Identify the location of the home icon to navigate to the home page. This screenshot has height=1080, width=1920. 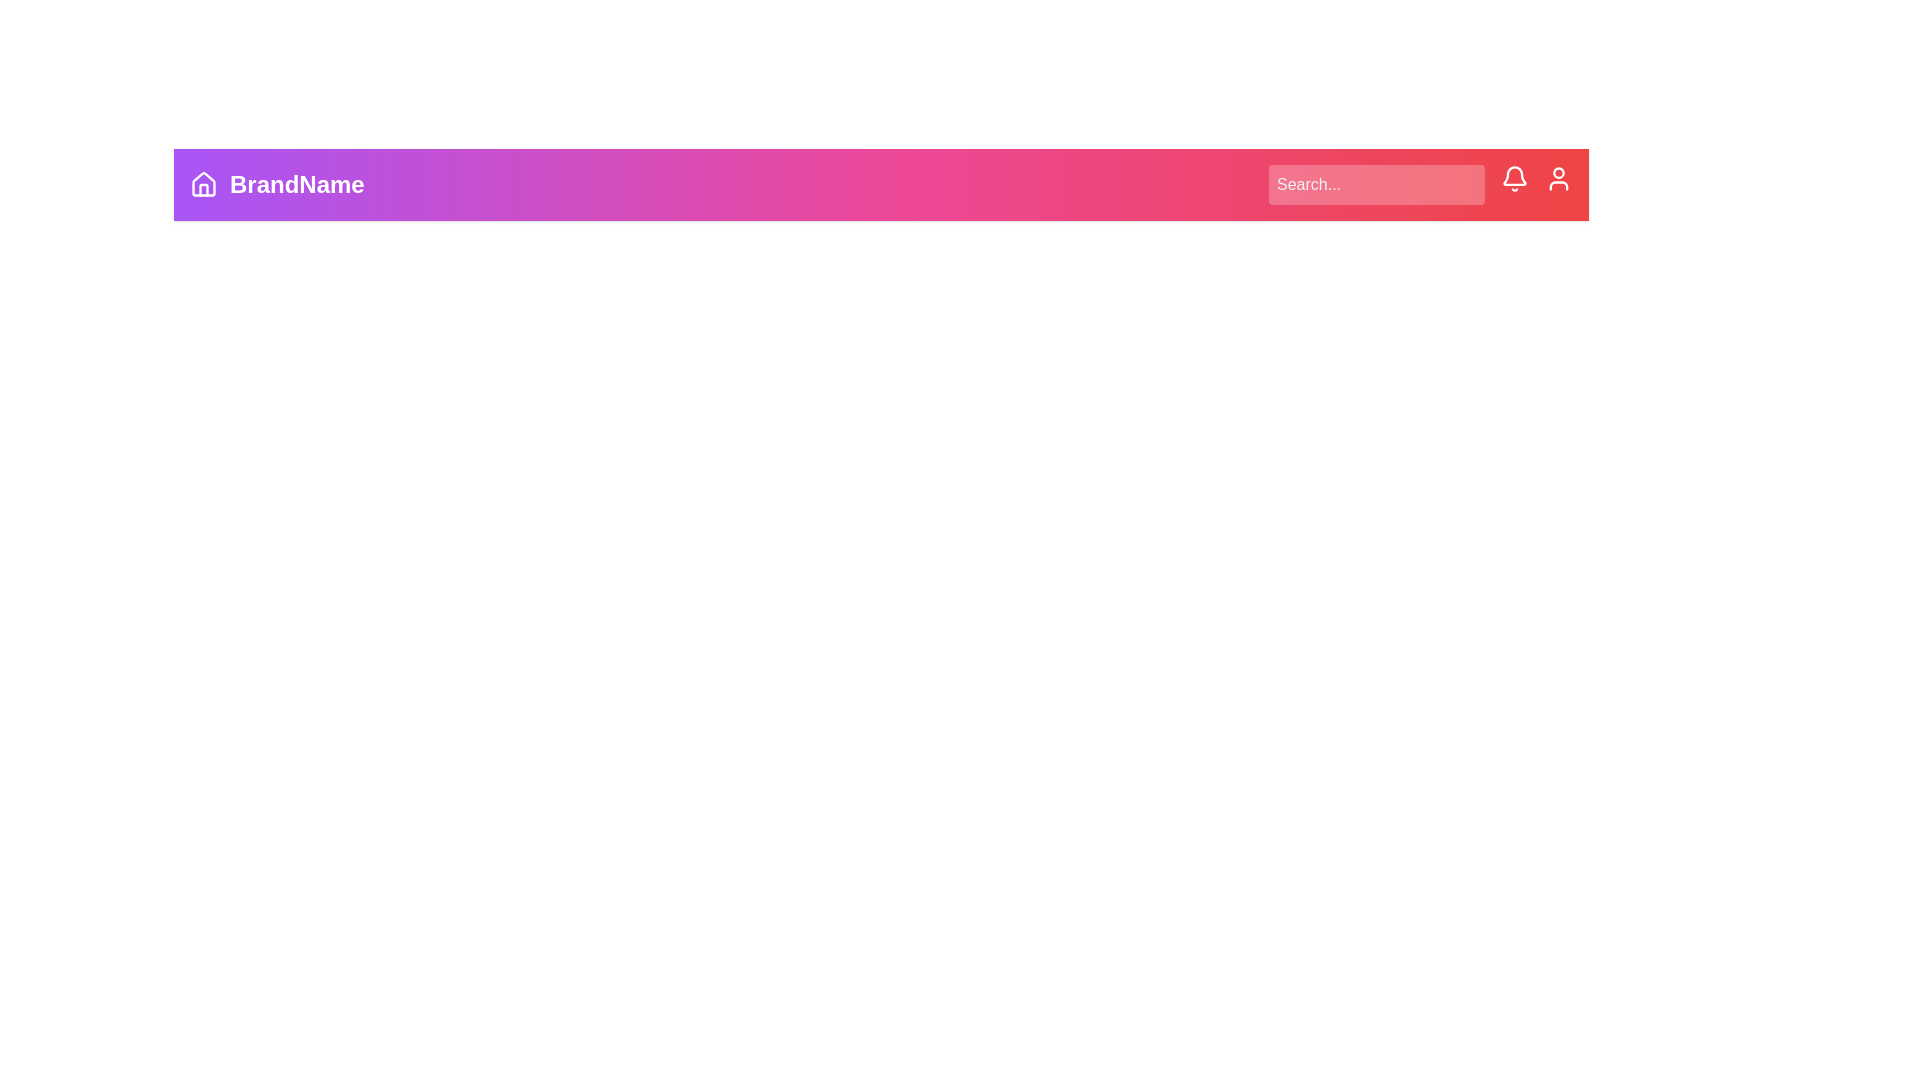
(203, 185).